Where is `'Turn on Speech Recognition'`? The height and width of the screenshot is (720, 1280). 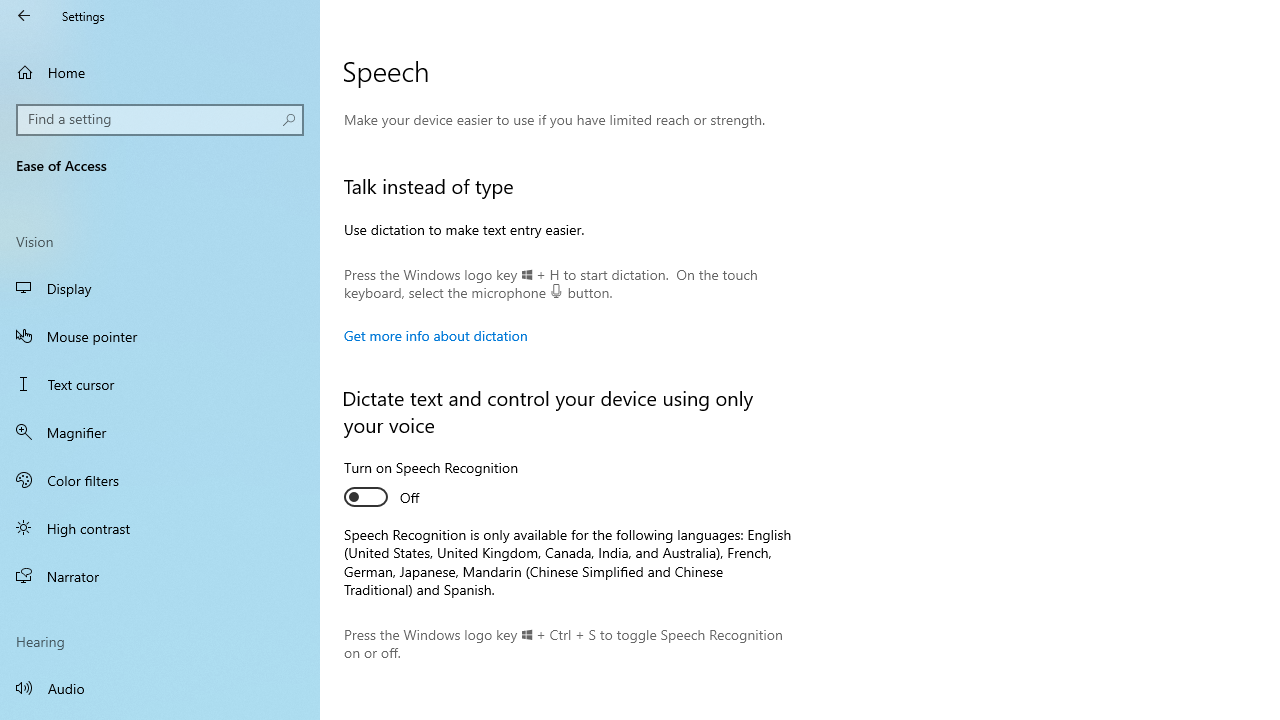 'Turn on Speech Recognition' is located at coordinates (430, 485).